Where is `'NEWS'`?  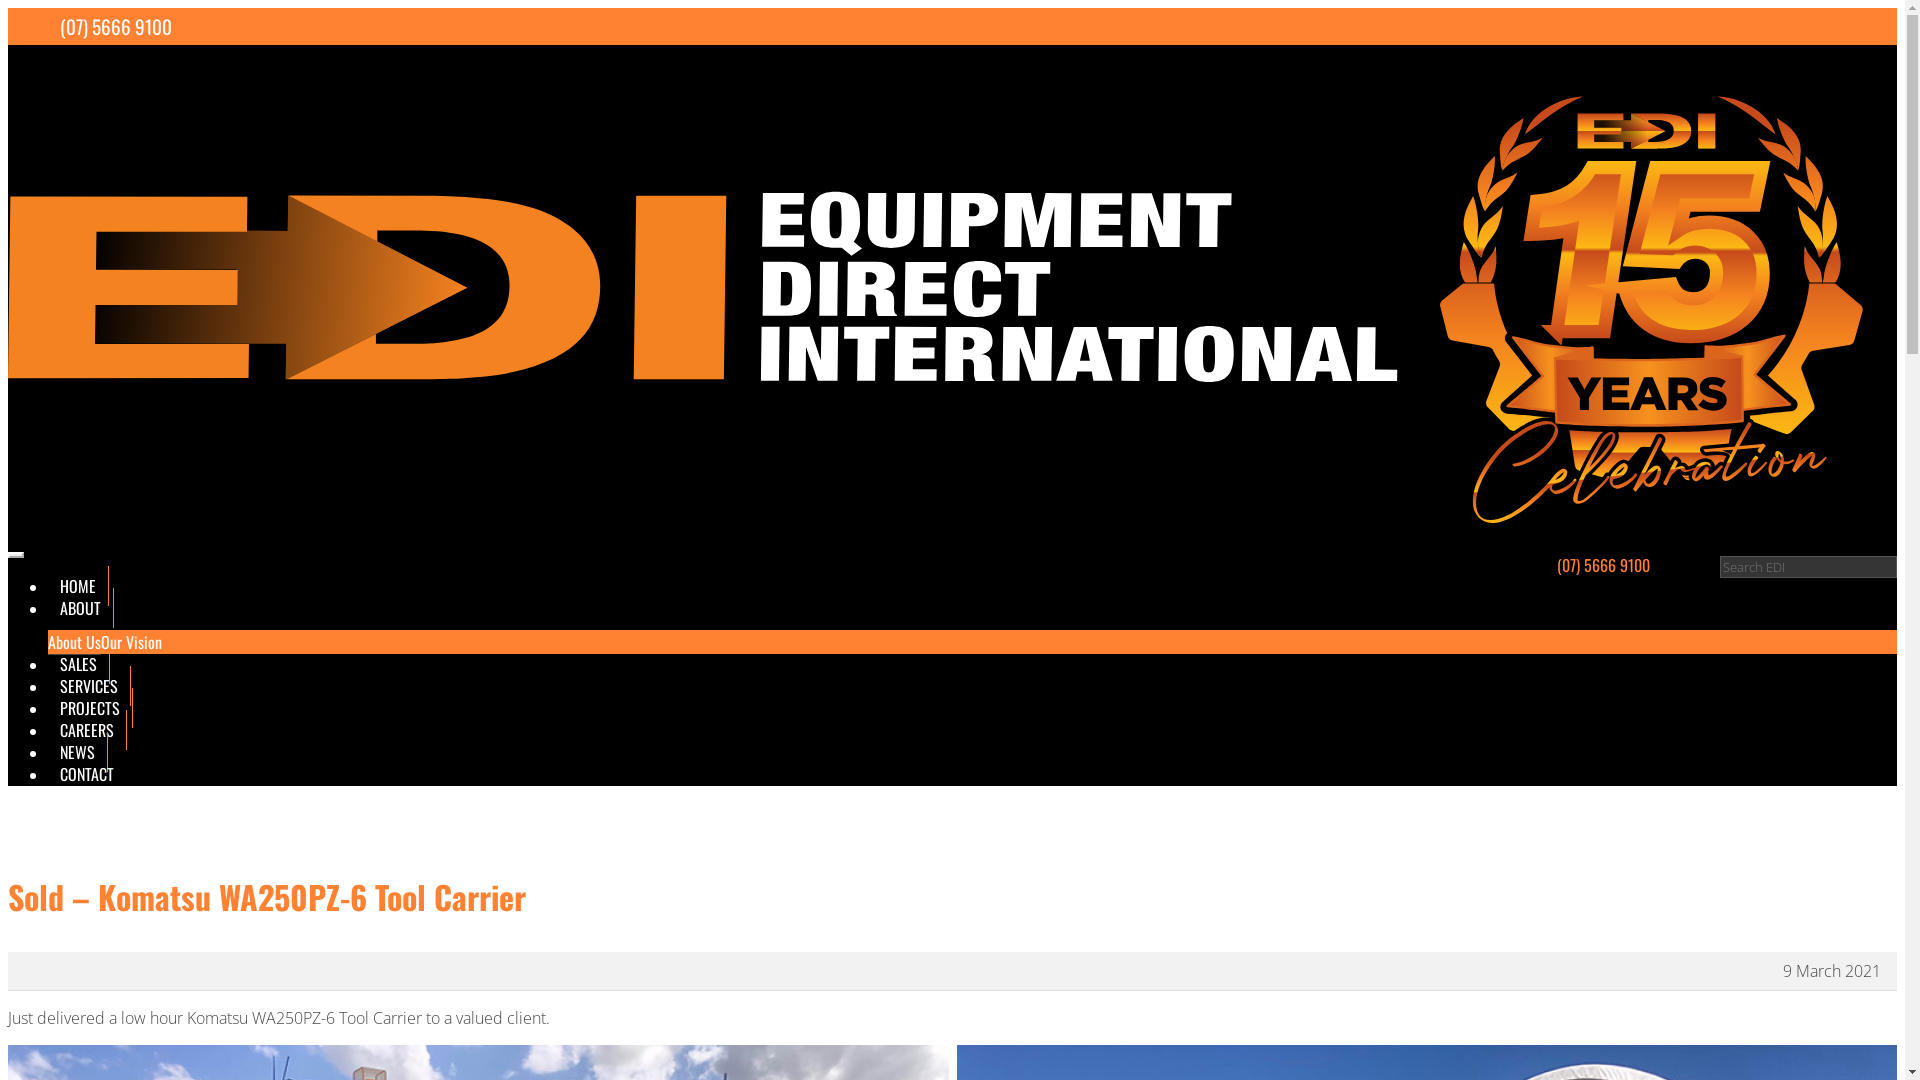 'NEWS' is located at coordinates (48, 752).